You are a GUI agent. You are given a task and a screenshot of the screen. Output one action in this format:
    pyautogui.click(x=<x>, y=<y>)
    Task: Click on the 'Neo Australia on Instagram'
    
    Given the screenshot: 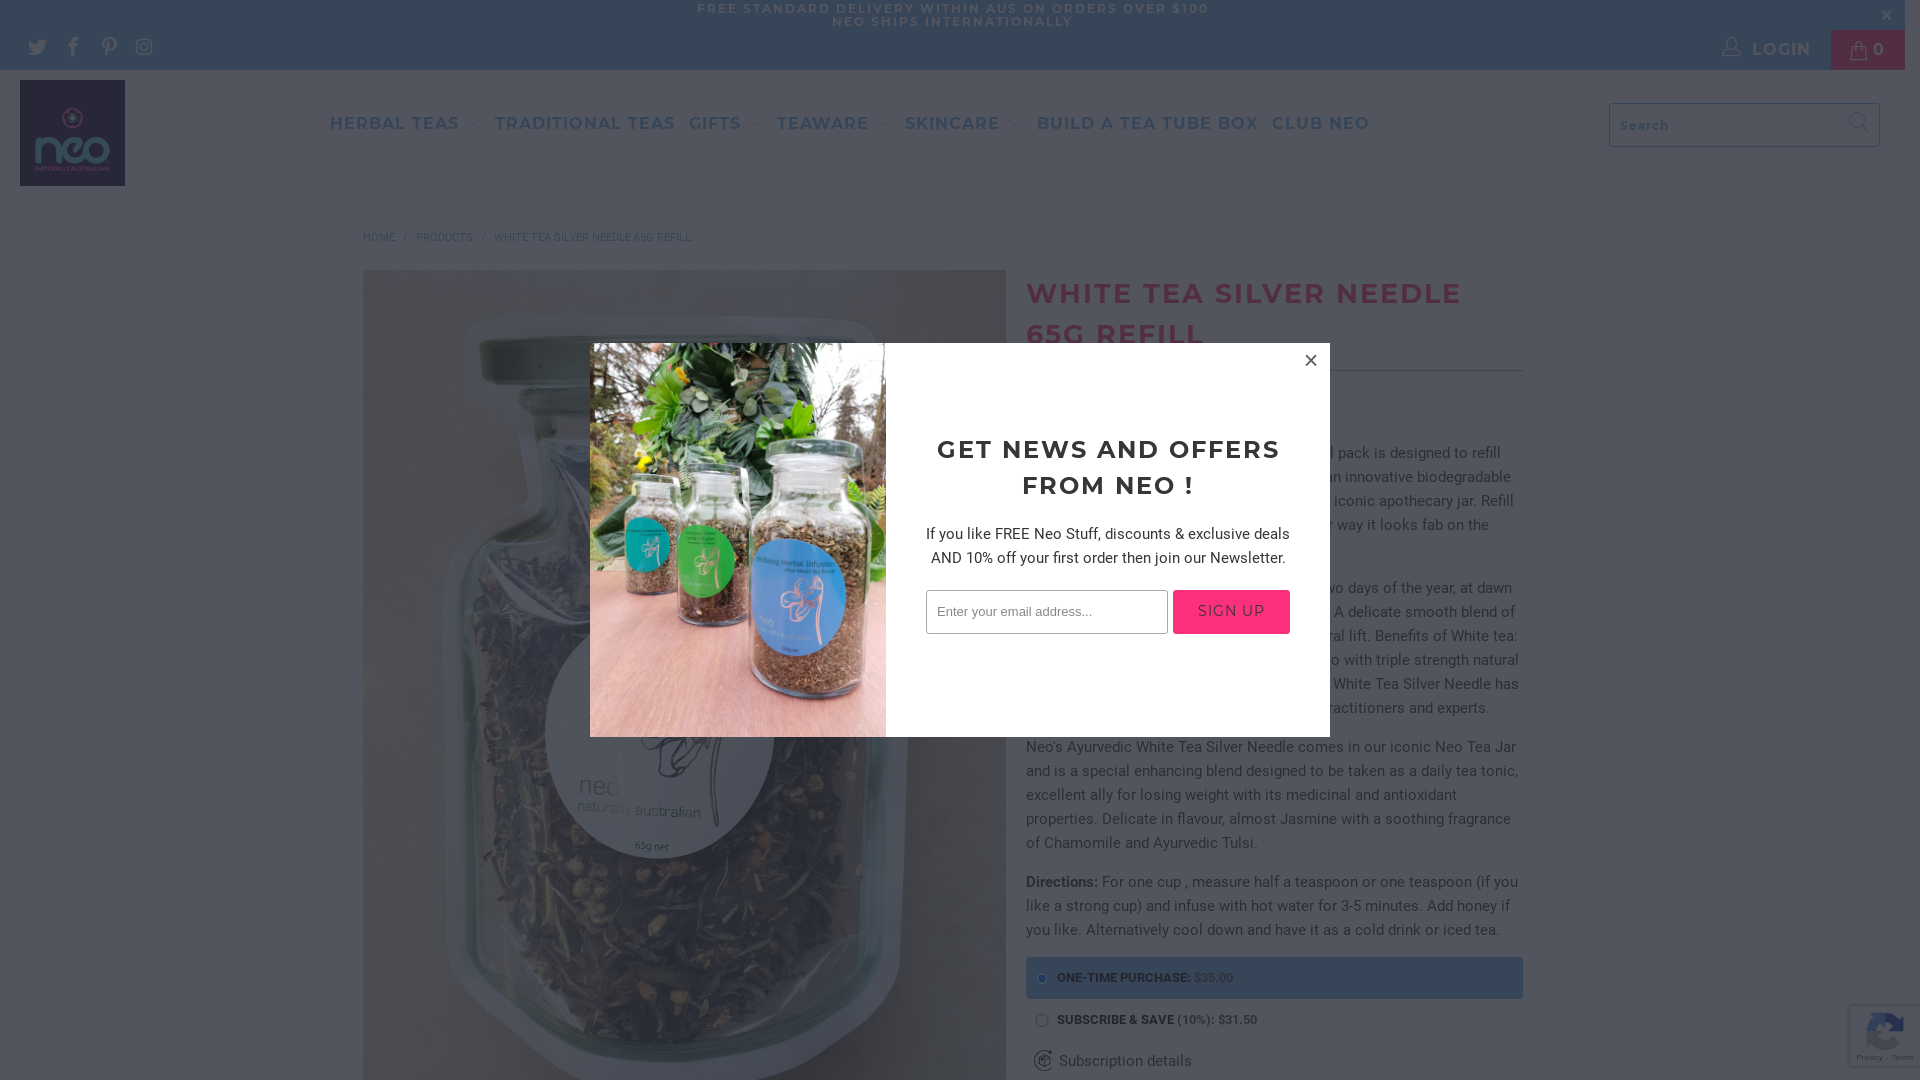 What is the action you would take?
    pyautogui.click(x=143, y=48)
    